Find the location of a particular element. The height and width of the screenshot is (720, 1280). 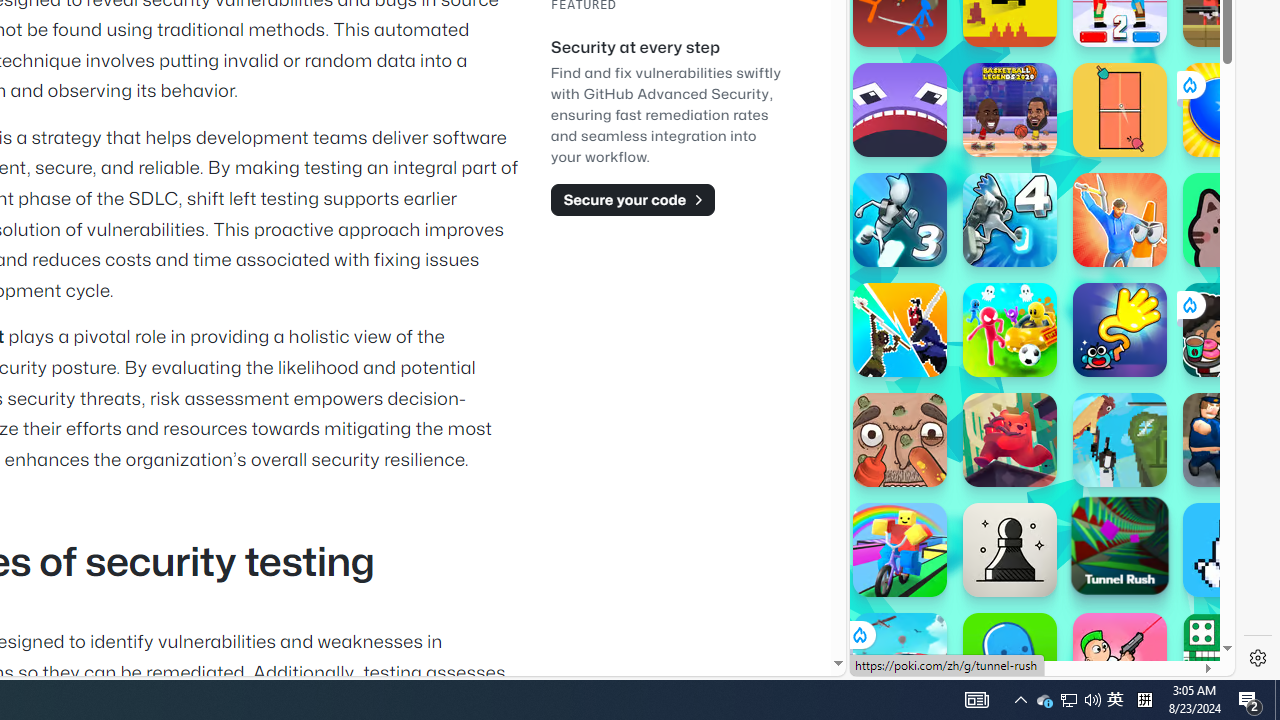

'G-Switch 3 G-Switch 3' is located at coordinates (898, 219).